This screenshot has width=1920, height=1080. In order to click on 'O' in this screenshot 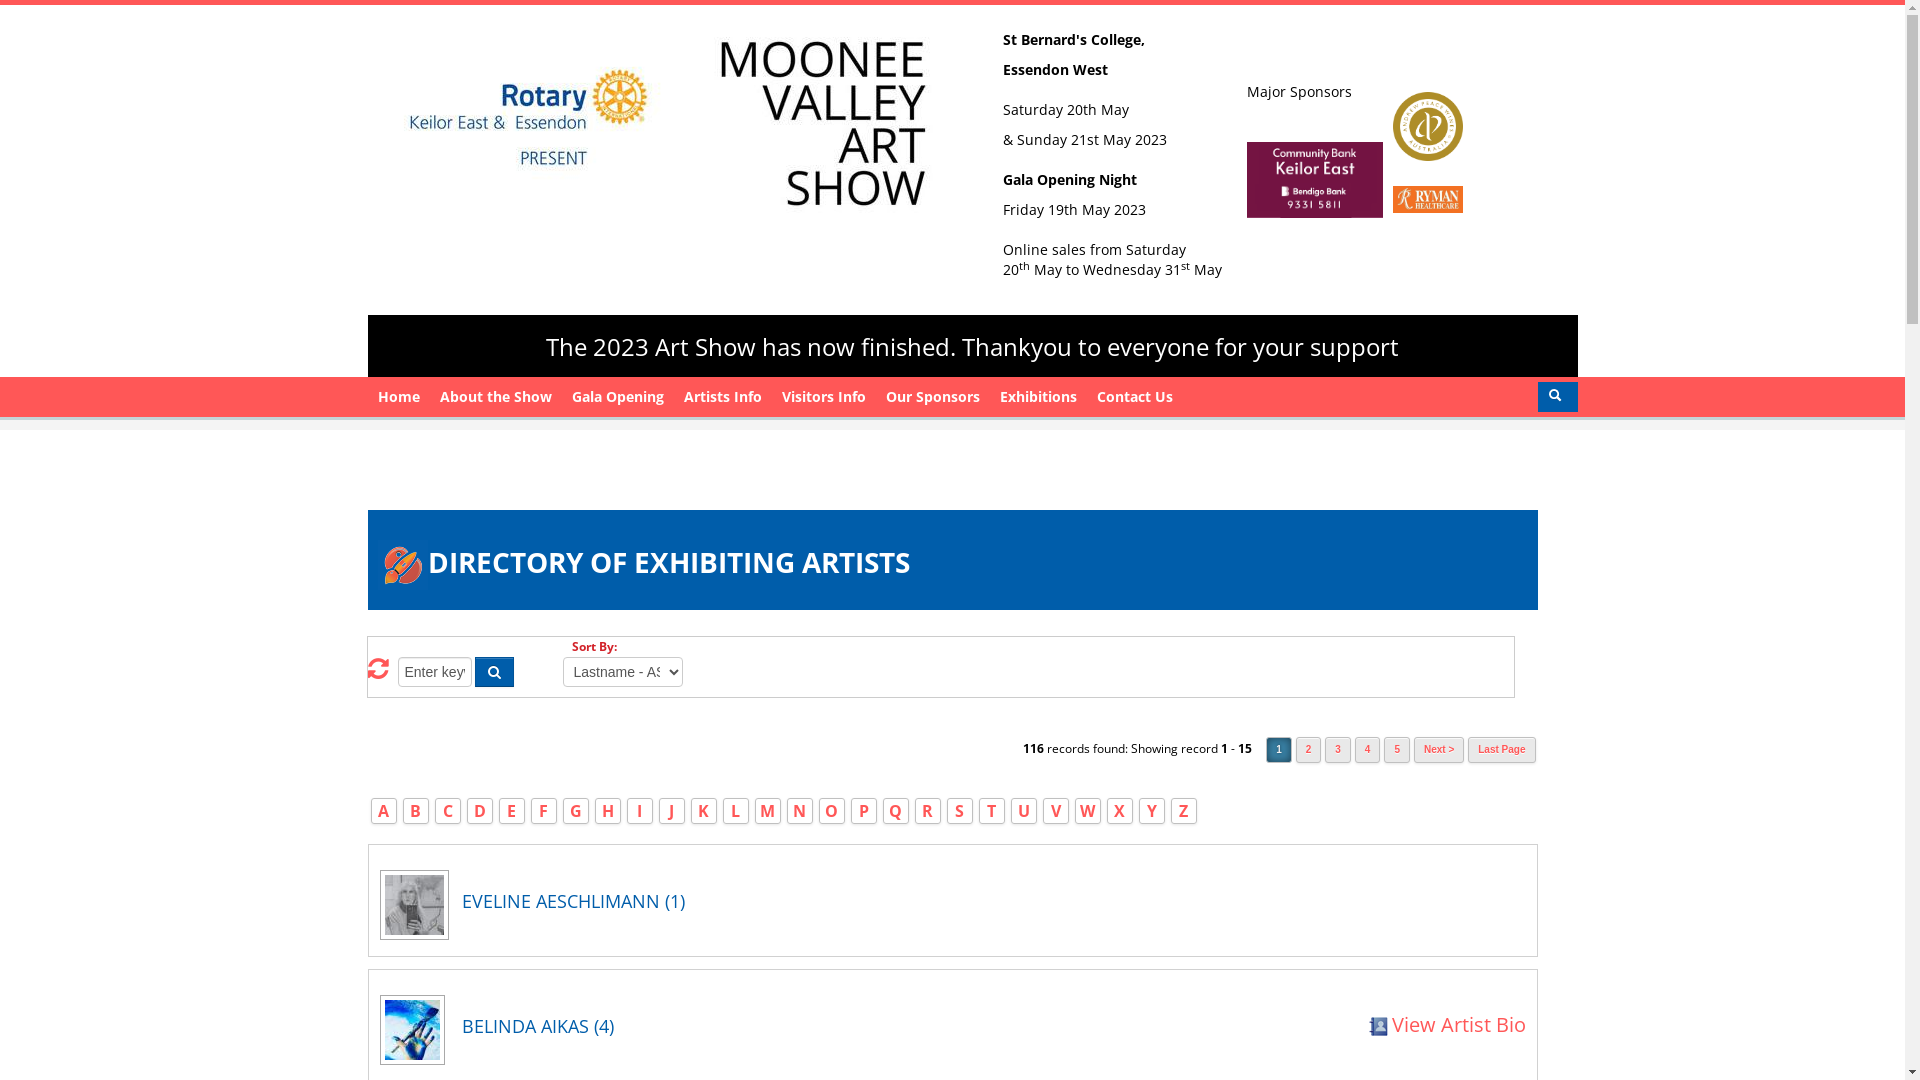, I will do `click(831, 810)`.